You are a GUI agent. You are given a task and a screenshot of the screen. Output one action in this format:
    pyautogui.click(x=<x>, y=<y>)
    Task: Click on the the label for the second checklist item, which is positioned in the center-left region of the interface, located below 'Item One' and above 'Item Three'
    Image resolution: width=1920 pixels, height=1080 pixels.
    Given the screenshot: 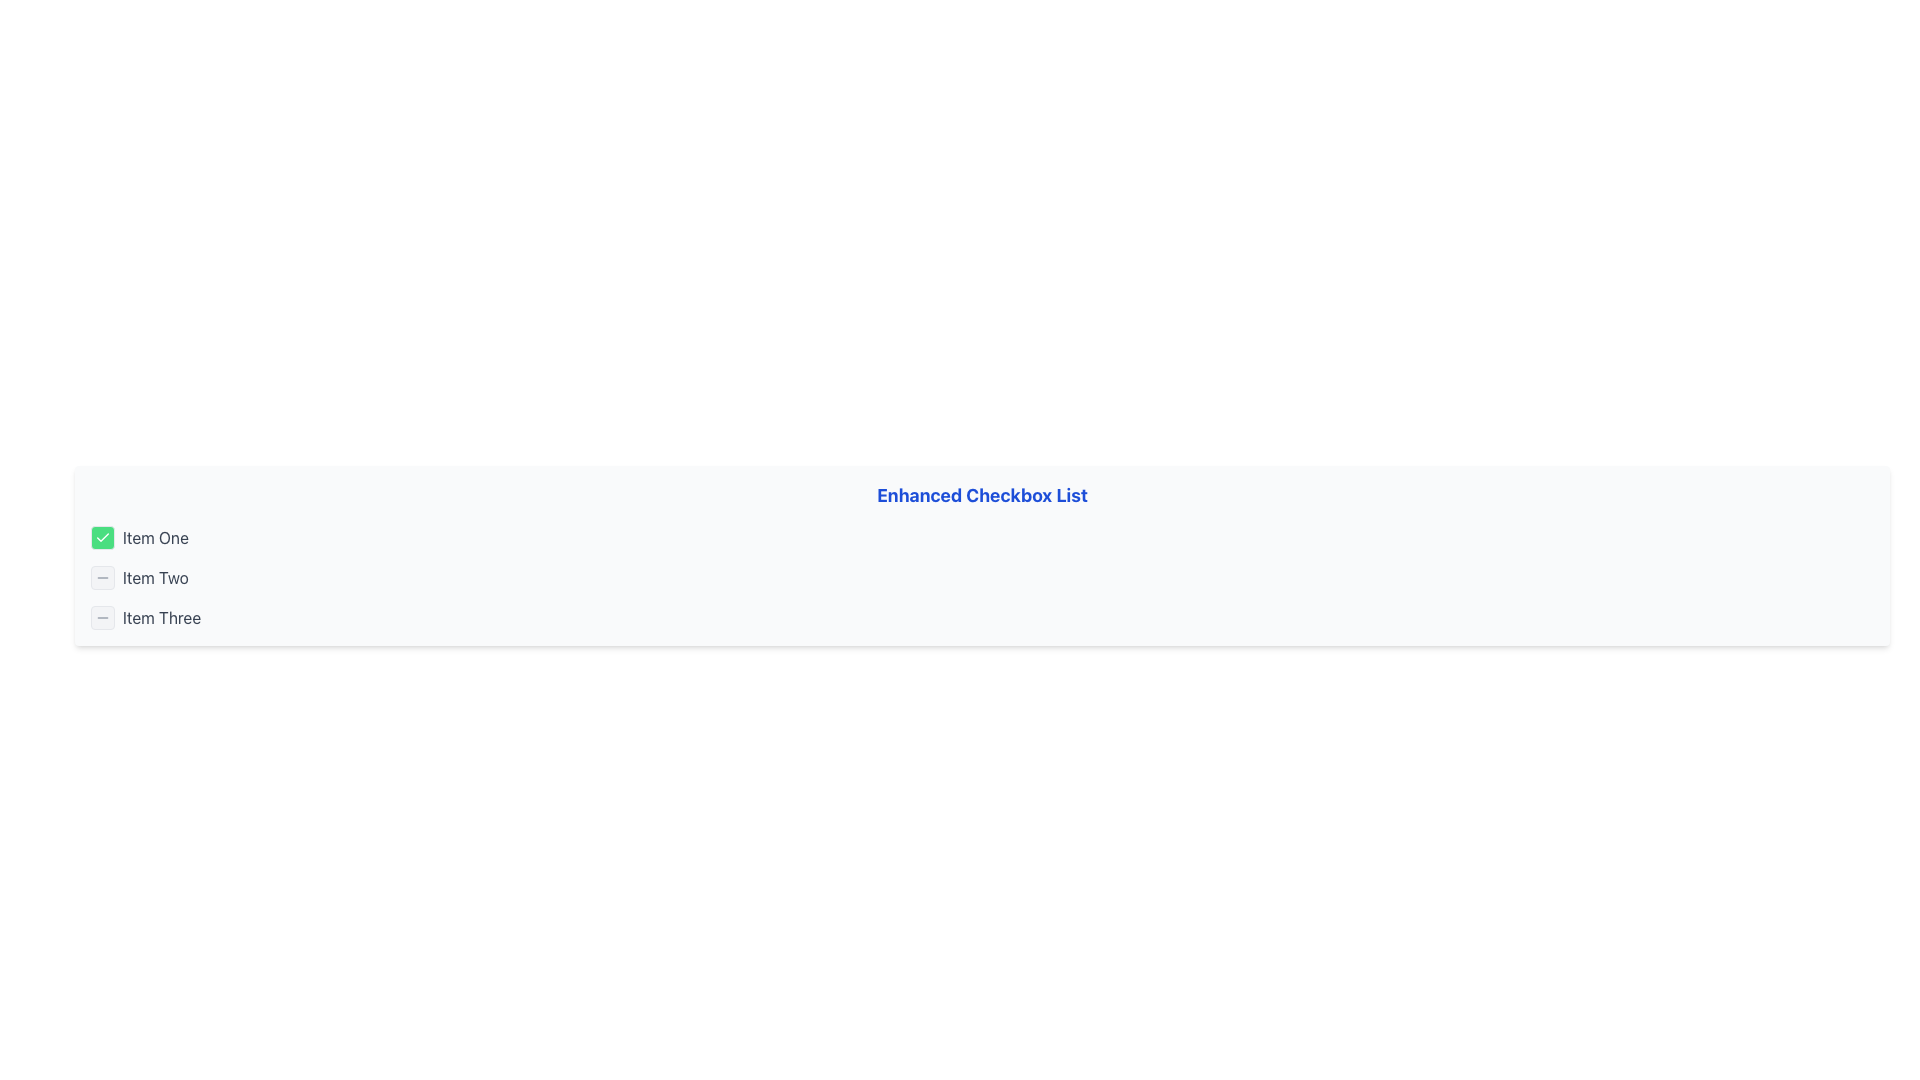 What is the action you would take?
    pyautogui.click(x=154, y=578)
    